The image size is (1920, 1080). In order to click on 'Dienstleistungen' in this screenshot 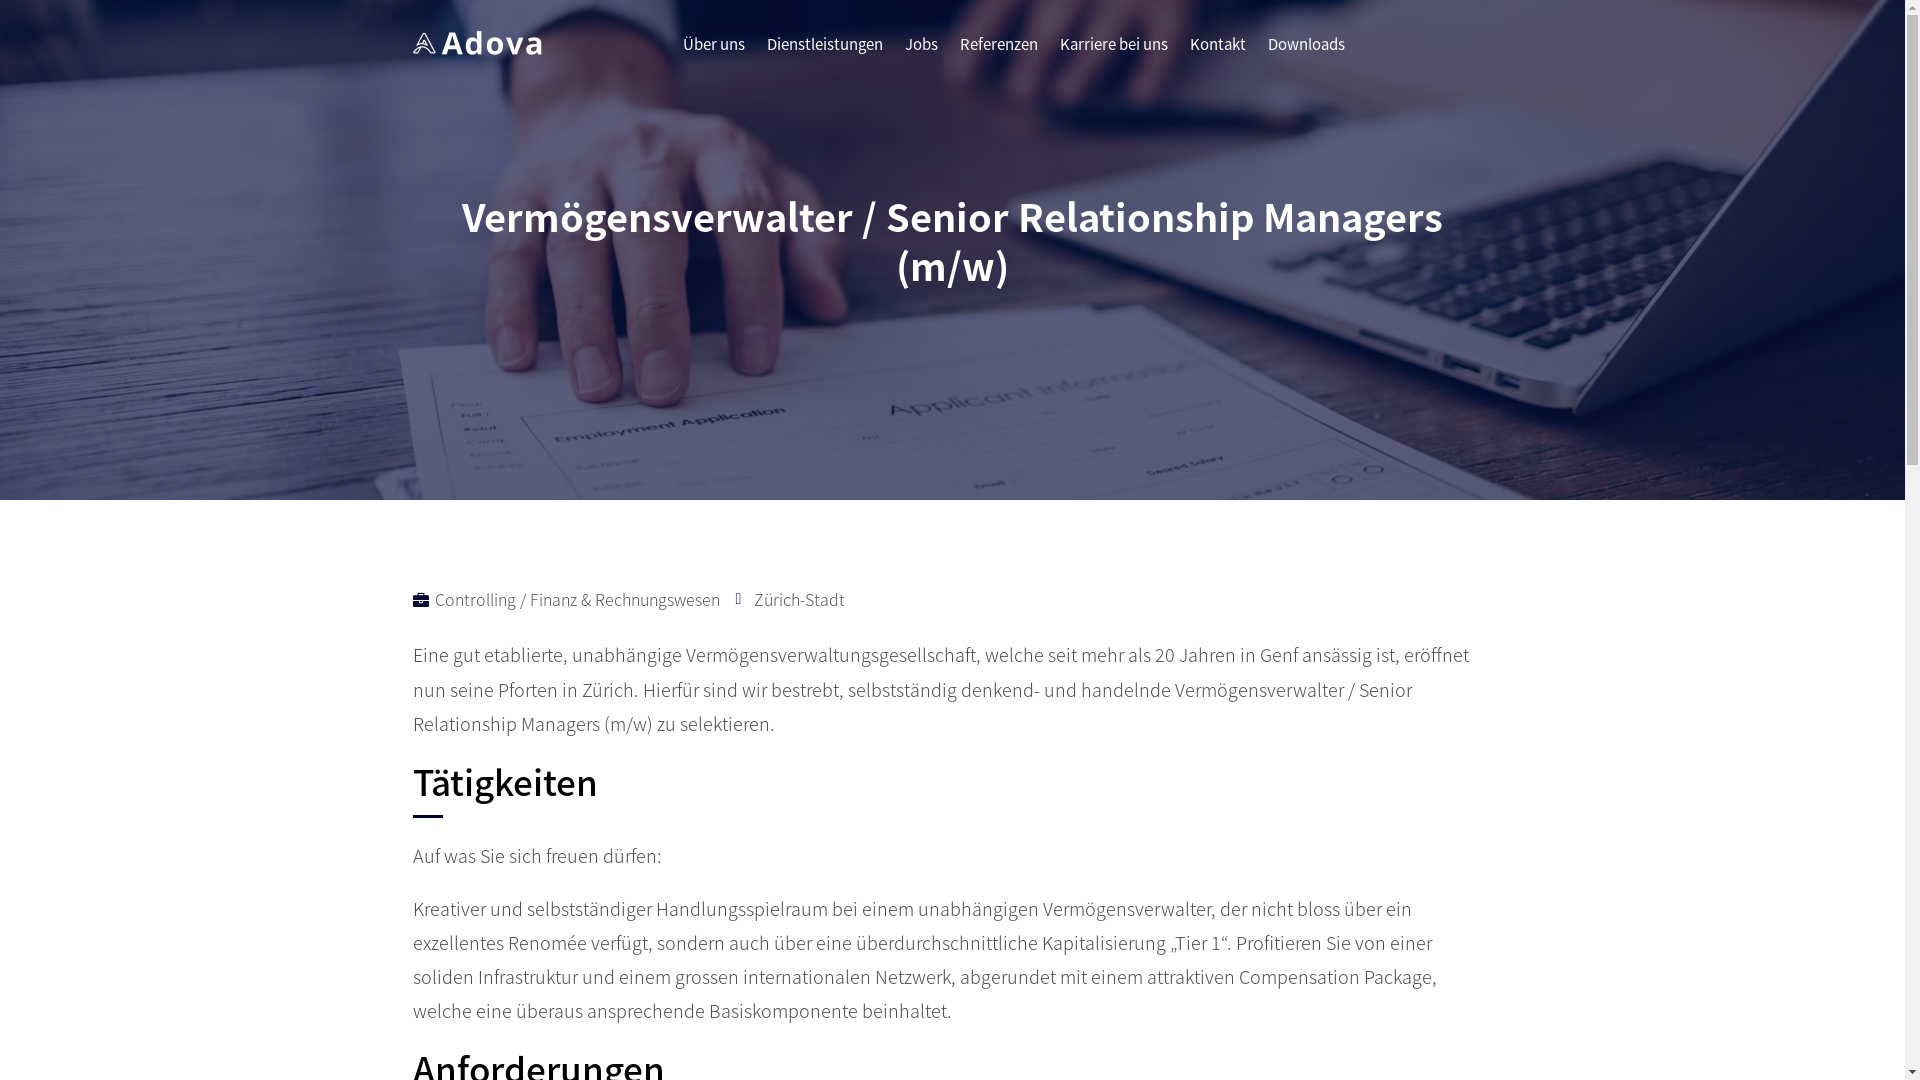, I will do `click(824, 50)`.